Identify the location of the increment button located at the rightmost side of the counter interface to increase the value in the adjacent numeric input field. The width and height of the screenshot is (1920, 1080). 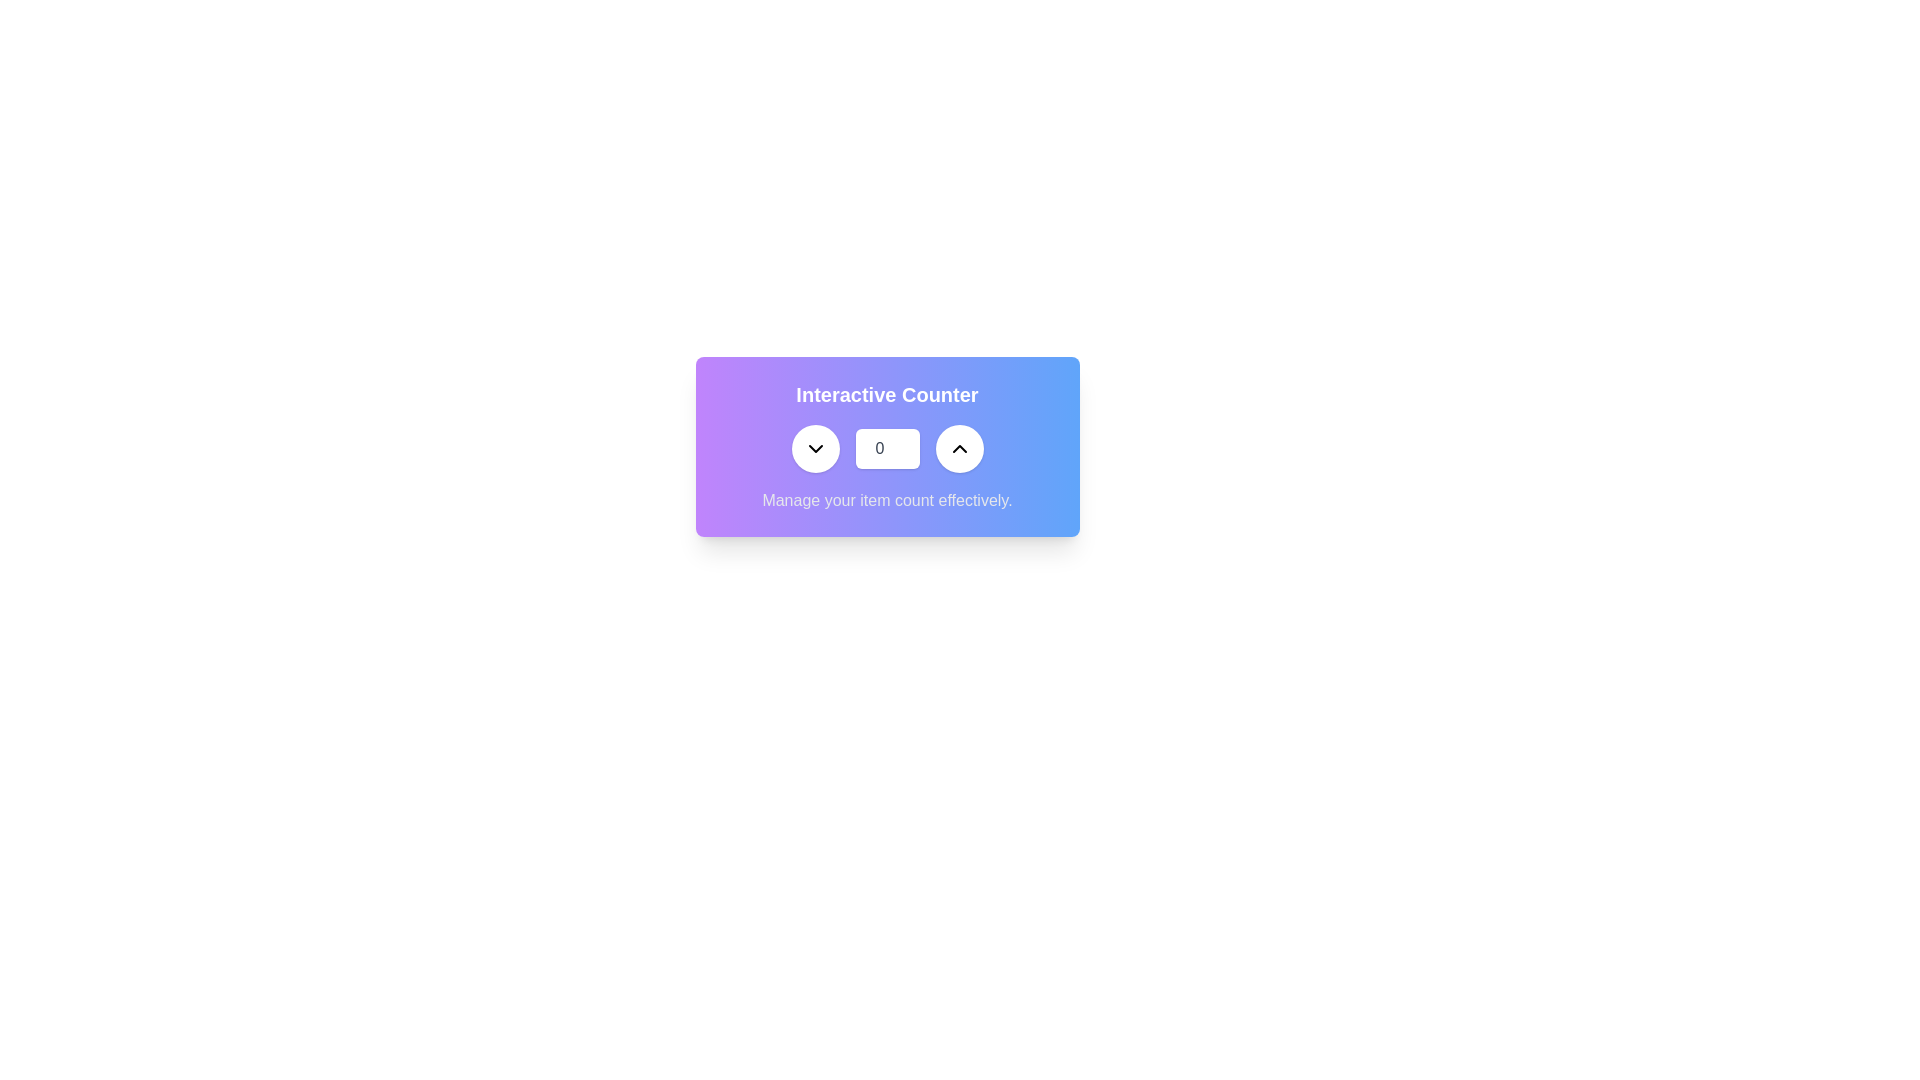
(958, 447).